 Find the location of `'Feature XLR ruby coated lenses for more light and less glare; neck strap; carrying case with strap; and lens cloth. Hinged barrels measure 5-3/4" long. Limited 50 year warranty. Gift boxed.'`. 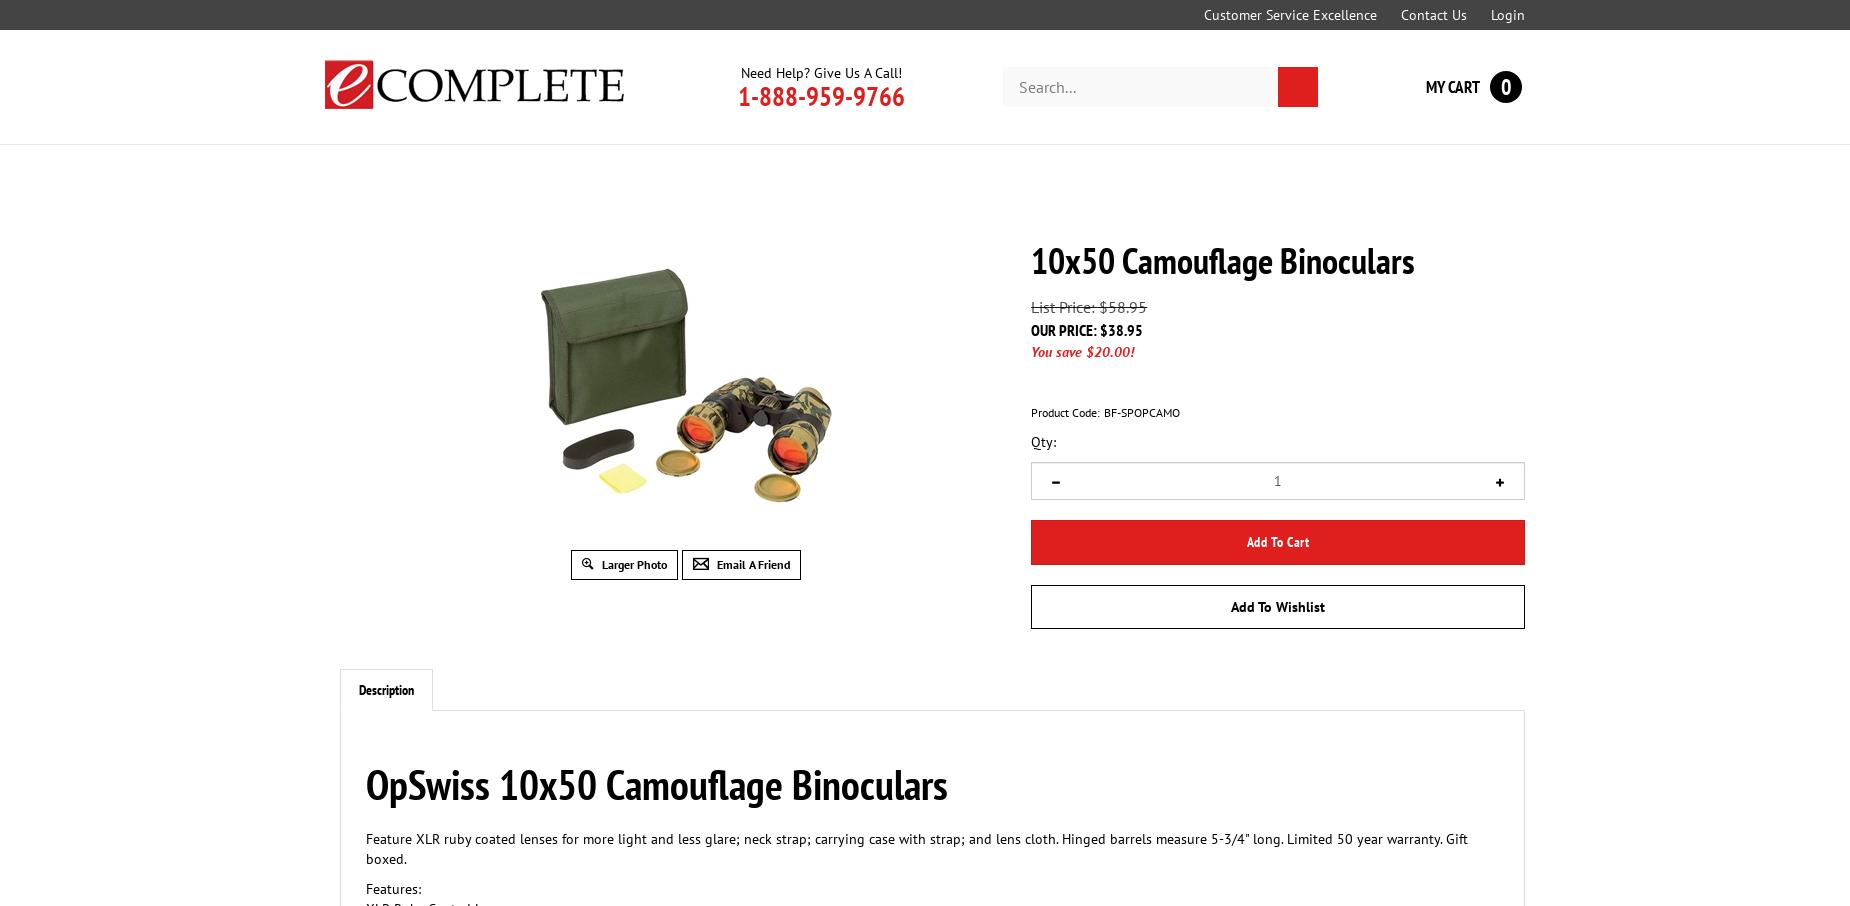

'Feature XLR ruby coated lenses for more light and less glare; neck strap; carrying case with strap; and lens cloth. Hinged barrels measure 5-3/4" long. Limited 50 year warranty. Gift boxed.' is located at coordinates (917, 848).